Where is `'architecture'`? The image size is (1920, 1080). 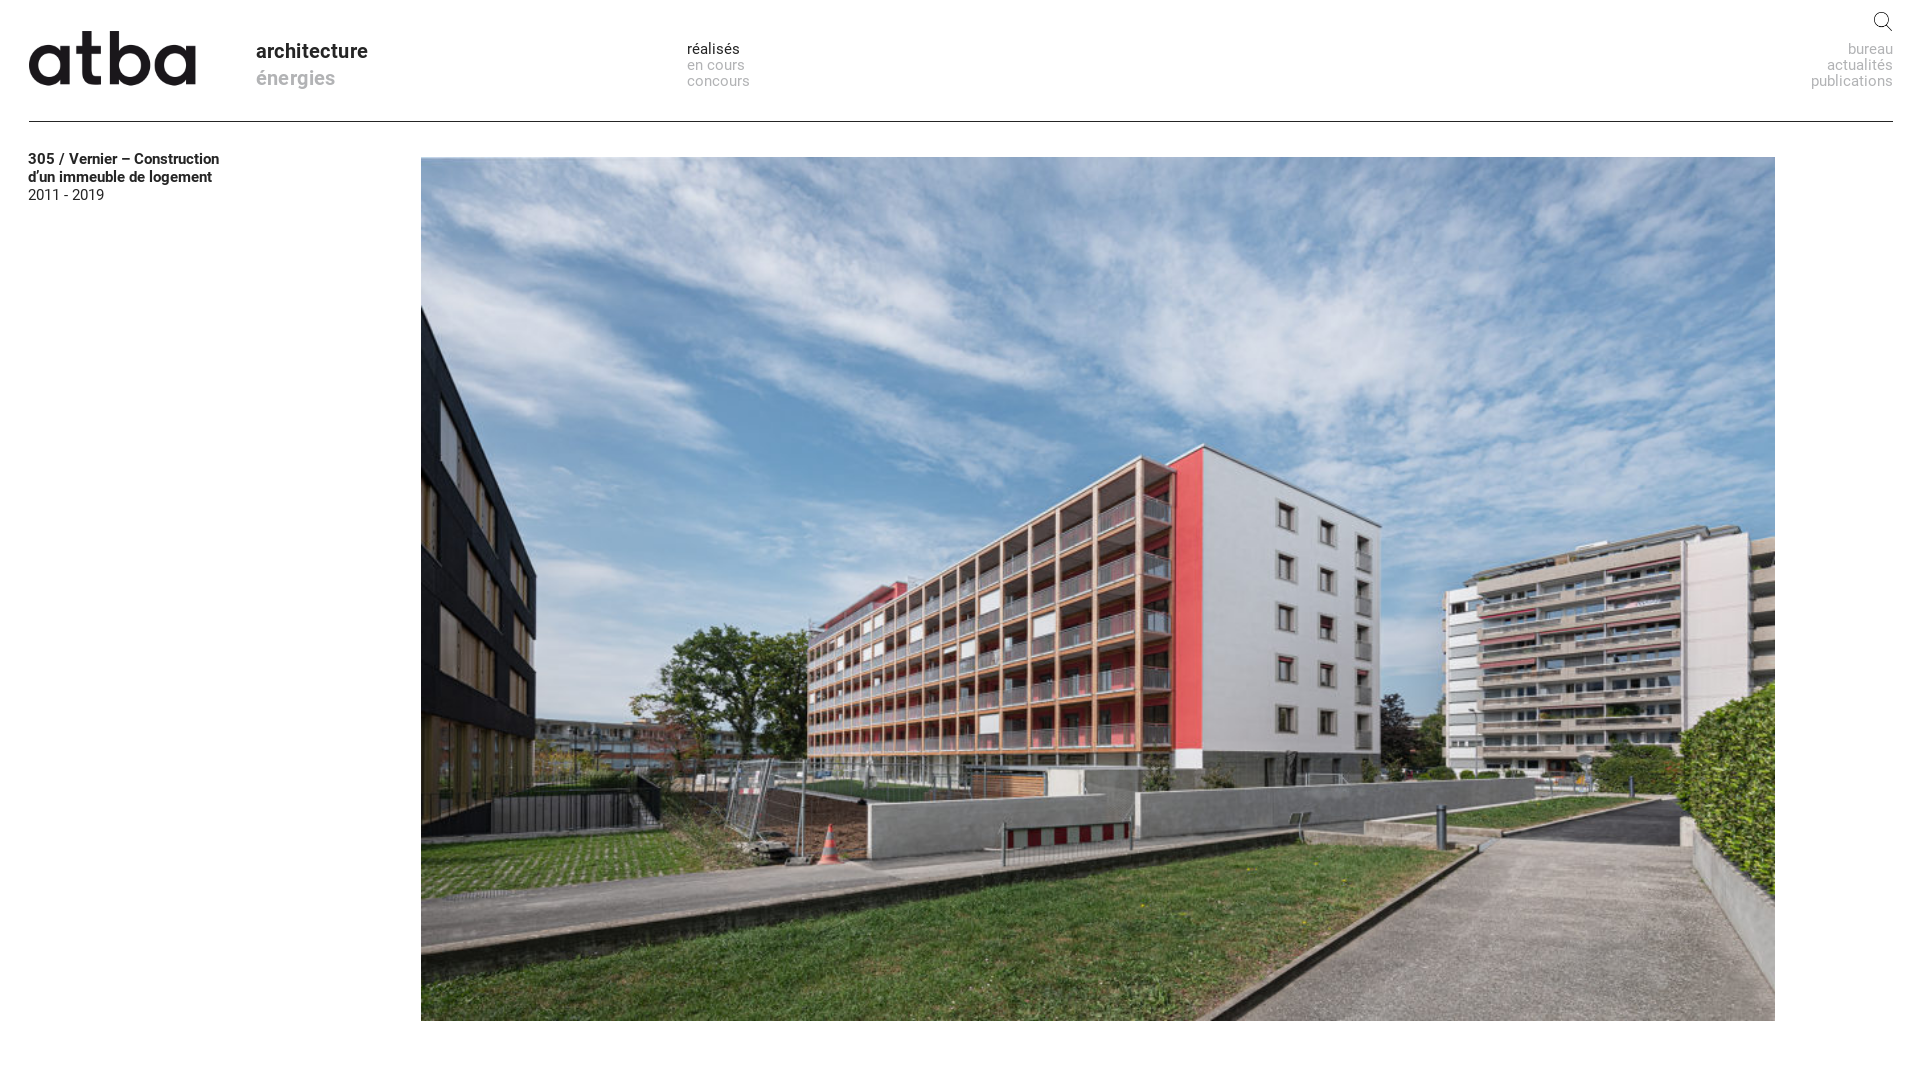 'architecture' is located at coordinates (254, 49).